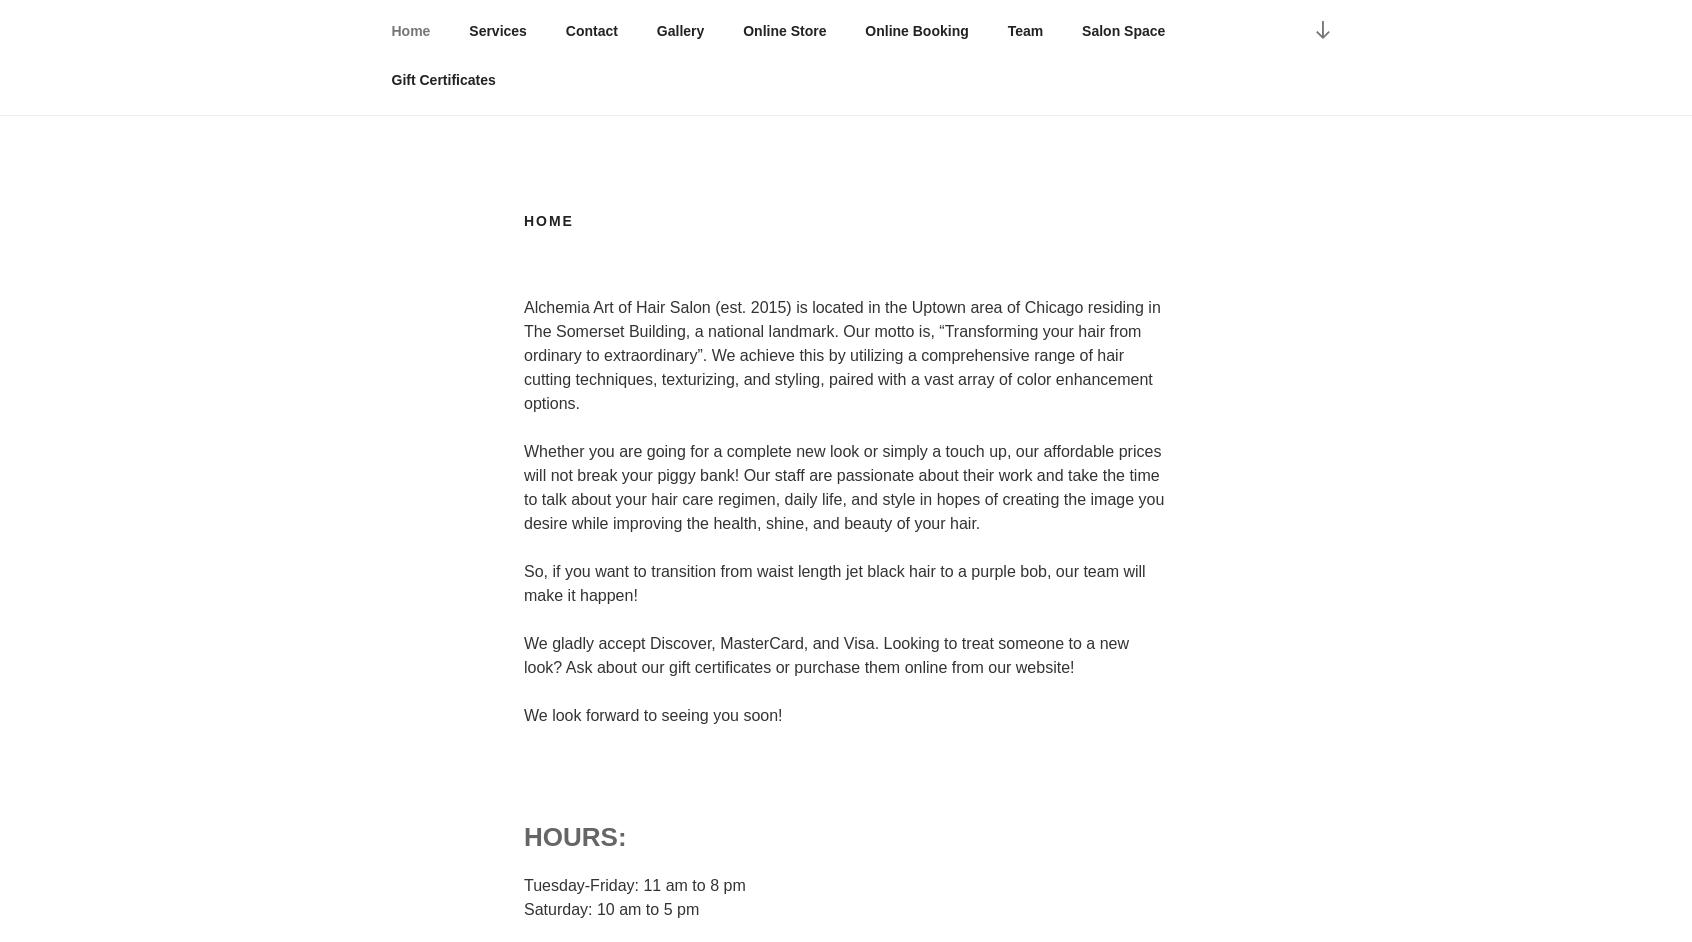 This screenshot has width=1692, height=942. I want to click on 'Alchemia Art of Hair Salon (est. 2015) is located in the Uptown area of Chicago residing in The Somerset Building, a national landmark. Our motto is, “Transforming your hair from ordinary to extraordinary”.  We achieve this by utilizing a comprehensive range of hair cutting techniques, texturizing, and styling, paired with a vast array of color enhancement options.', so click(841, 353).